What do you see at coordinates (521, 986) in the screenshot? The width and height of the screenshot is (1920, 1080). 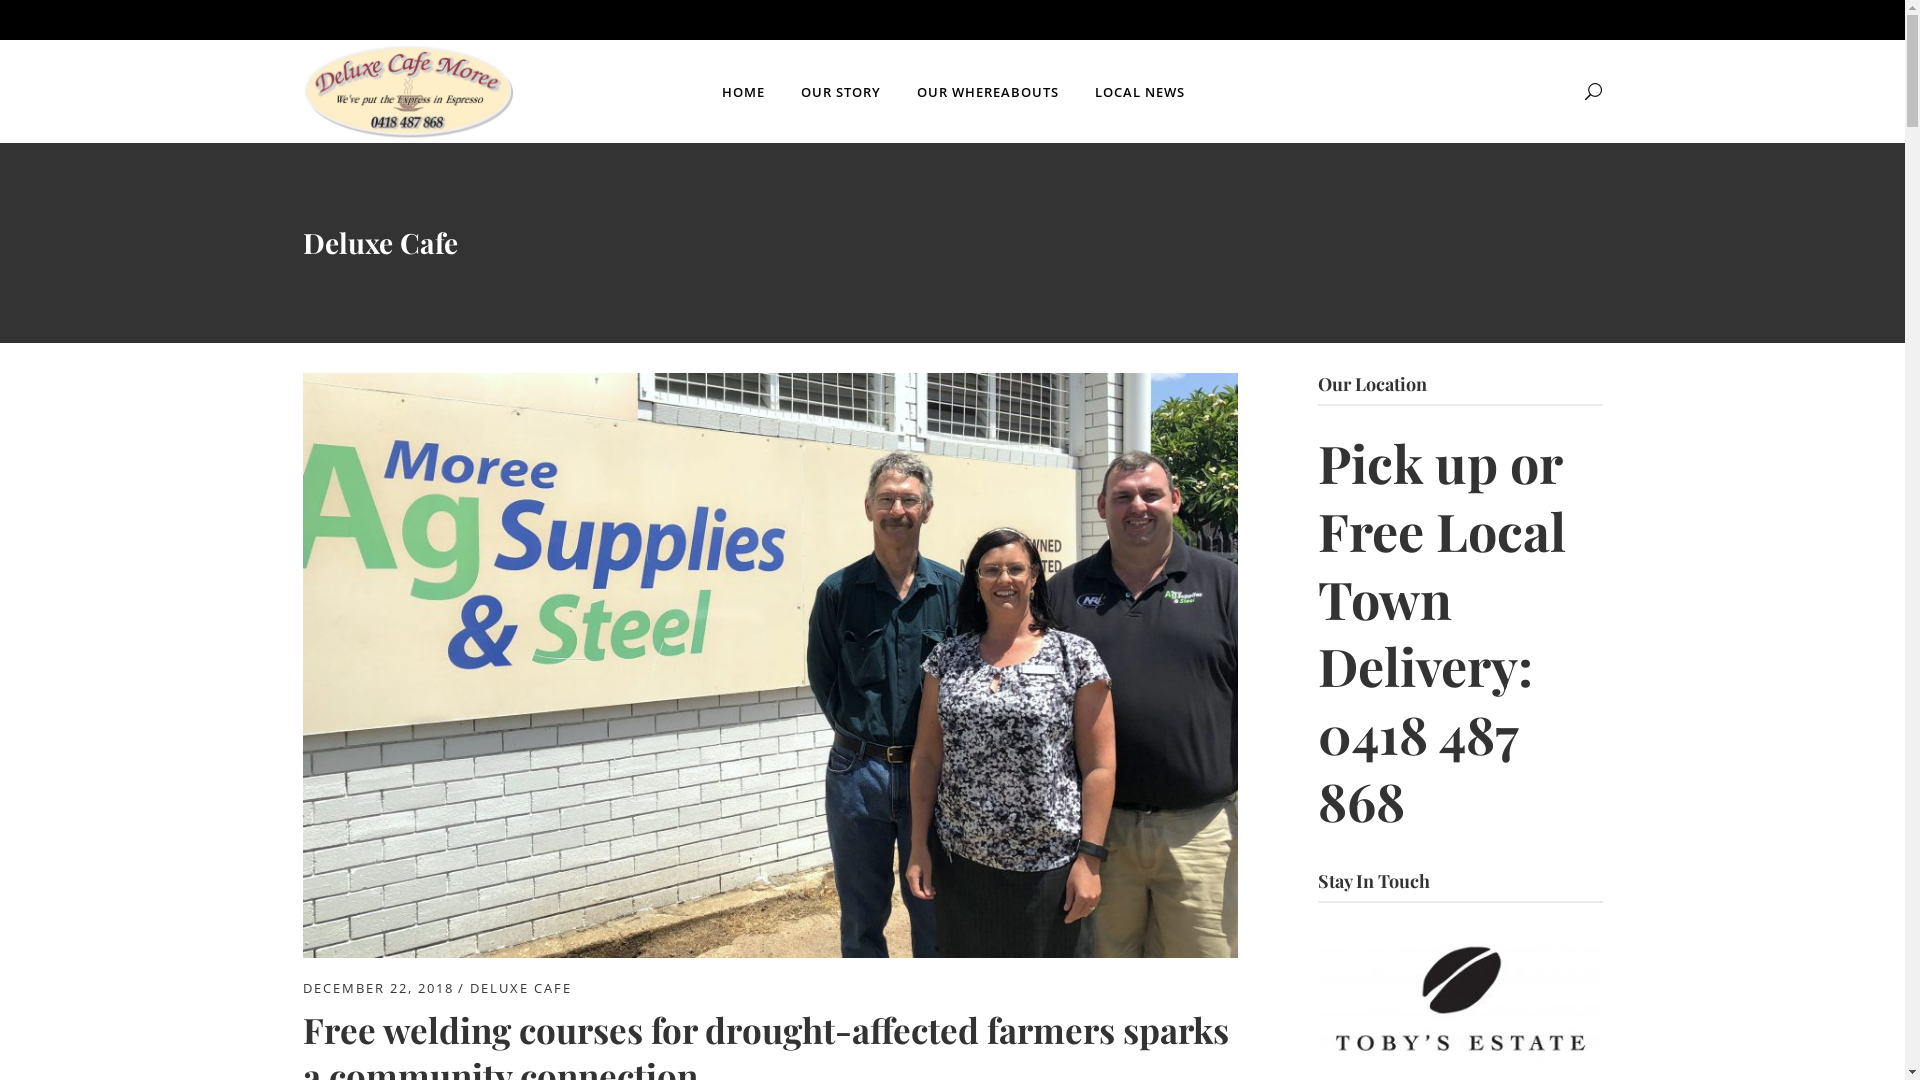 I see `'DELUXE CAFE'` at bounding box center [521, 986].